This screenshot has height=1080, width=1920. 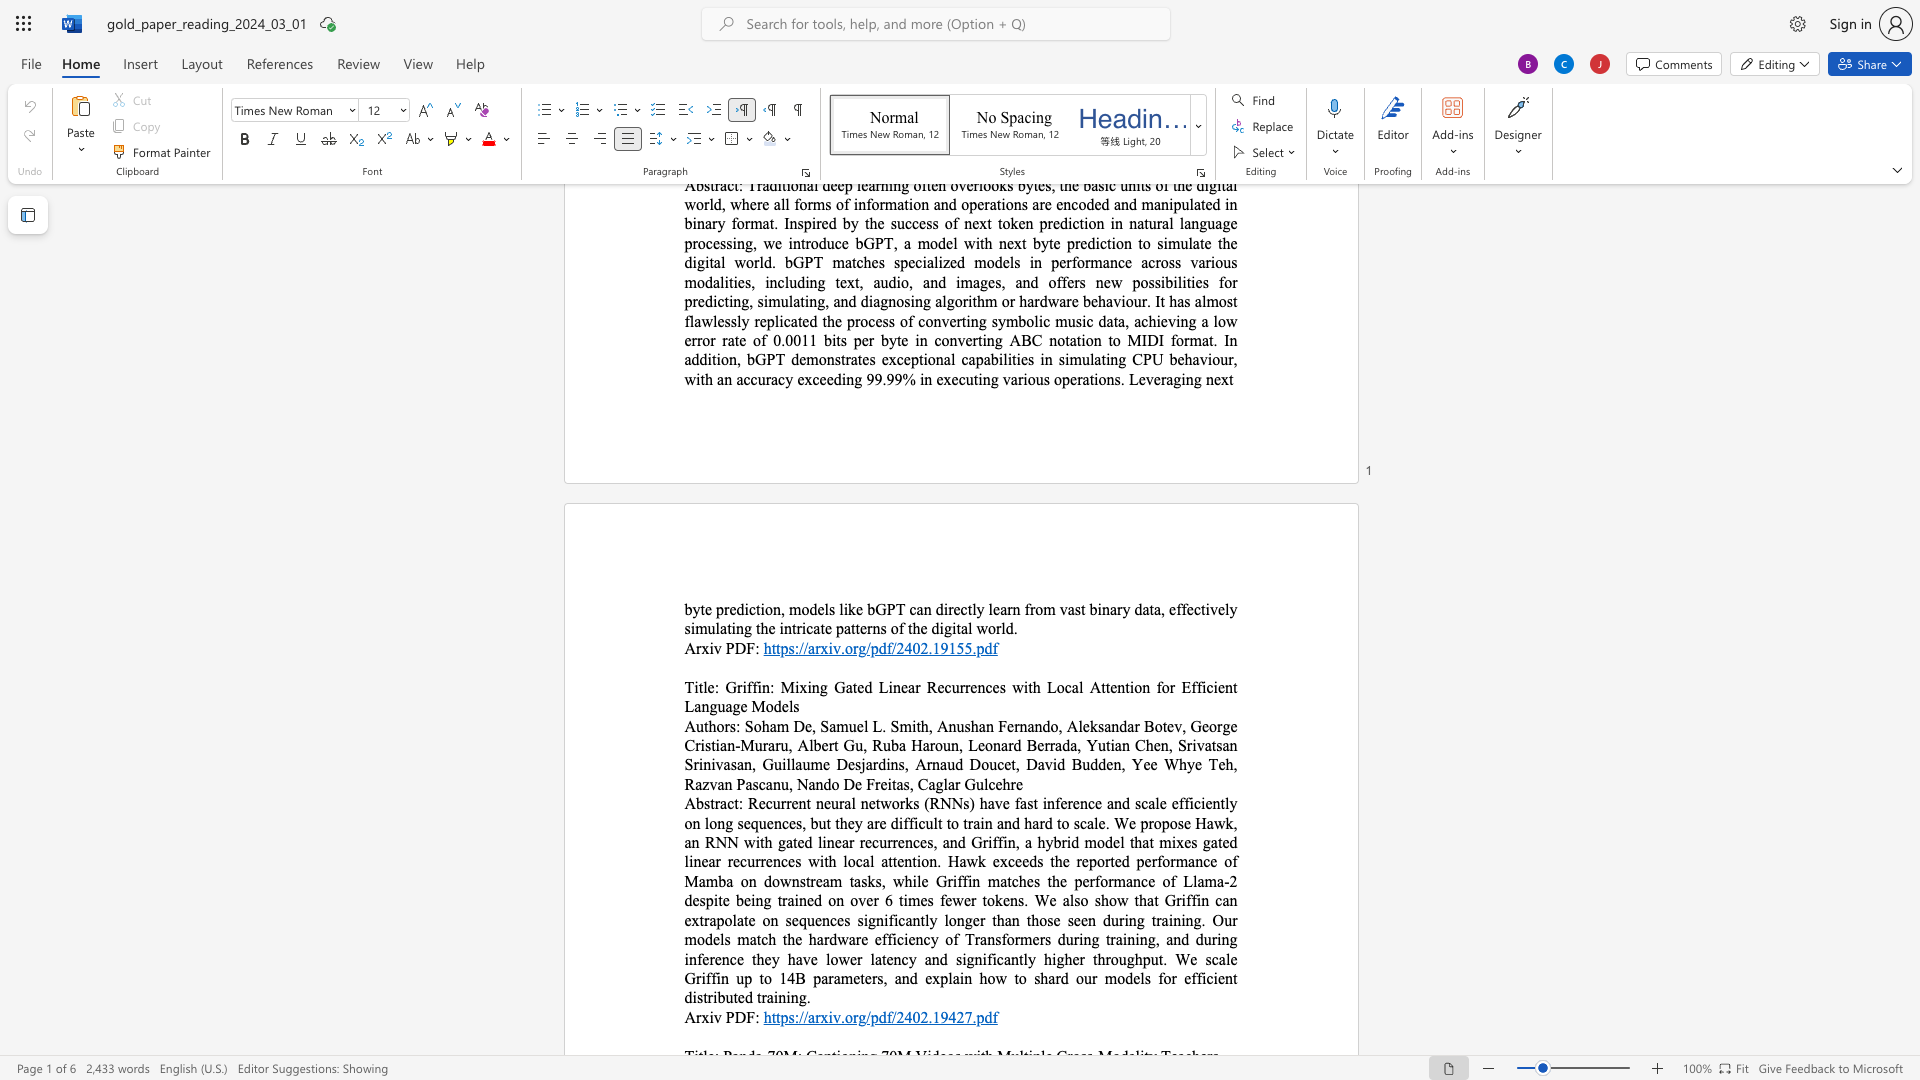 I want to click on the 1th character "." in the text, so click(x=842, y=1017).